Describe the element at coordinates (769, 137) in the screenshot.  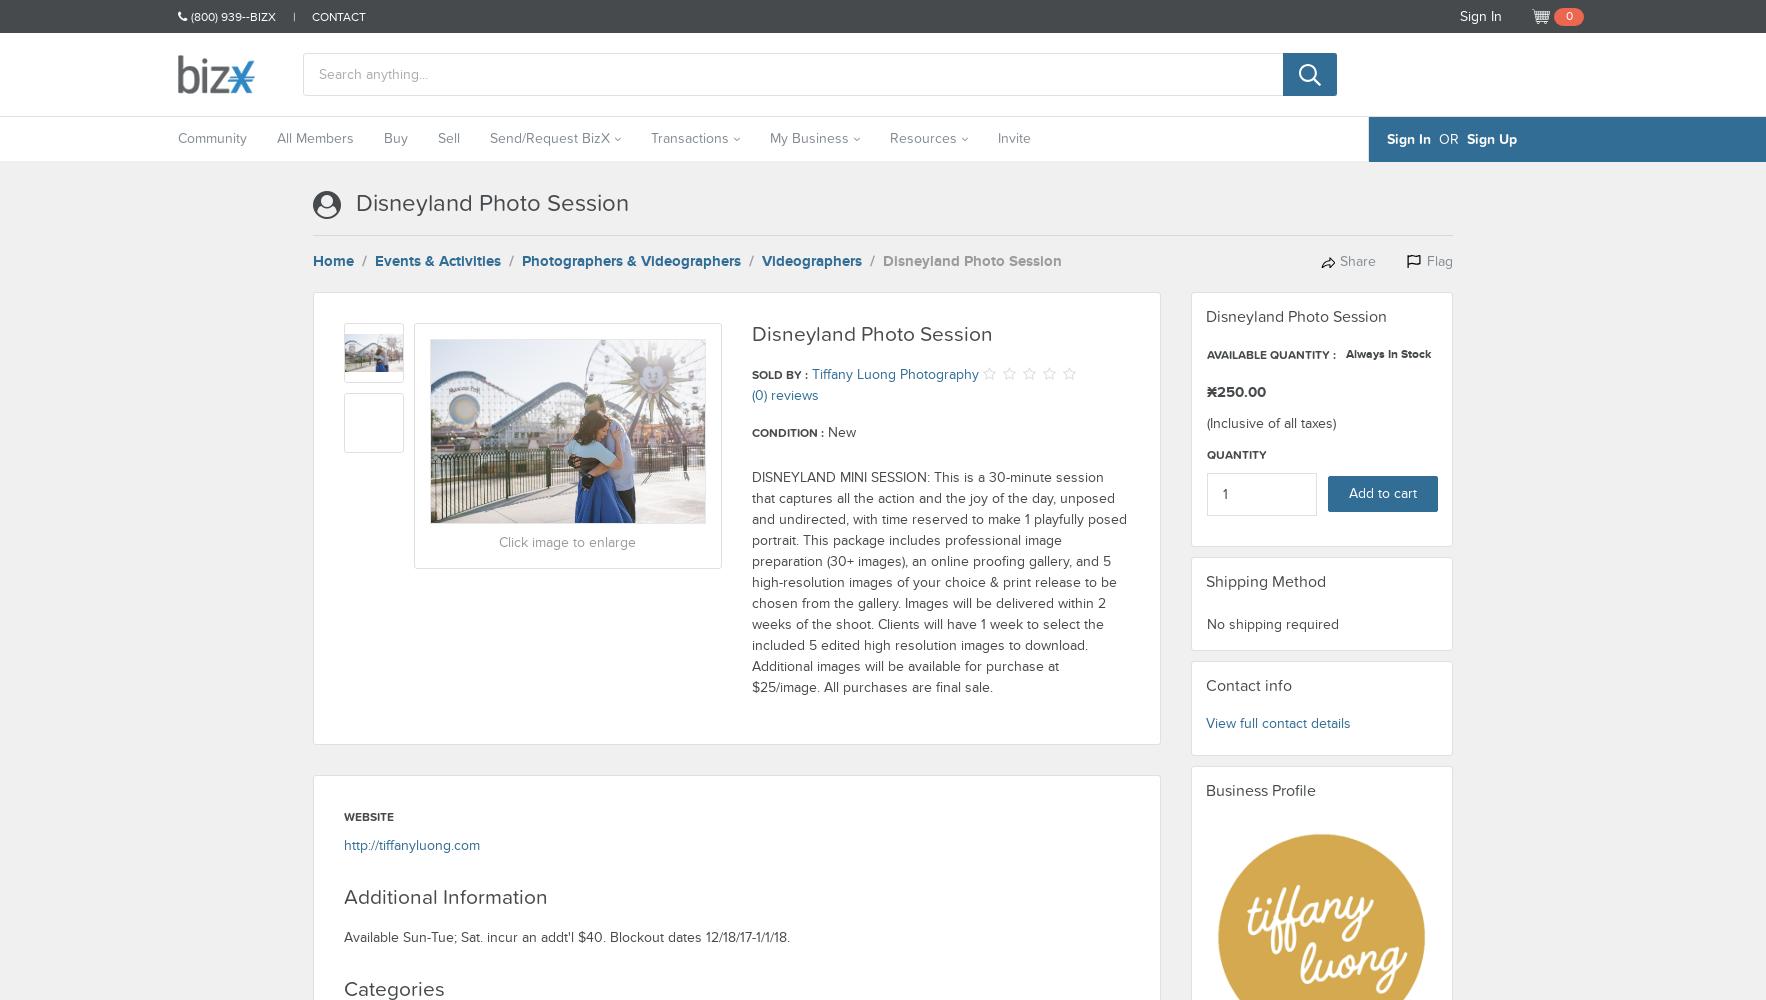
I see `'My Business'` at that location.